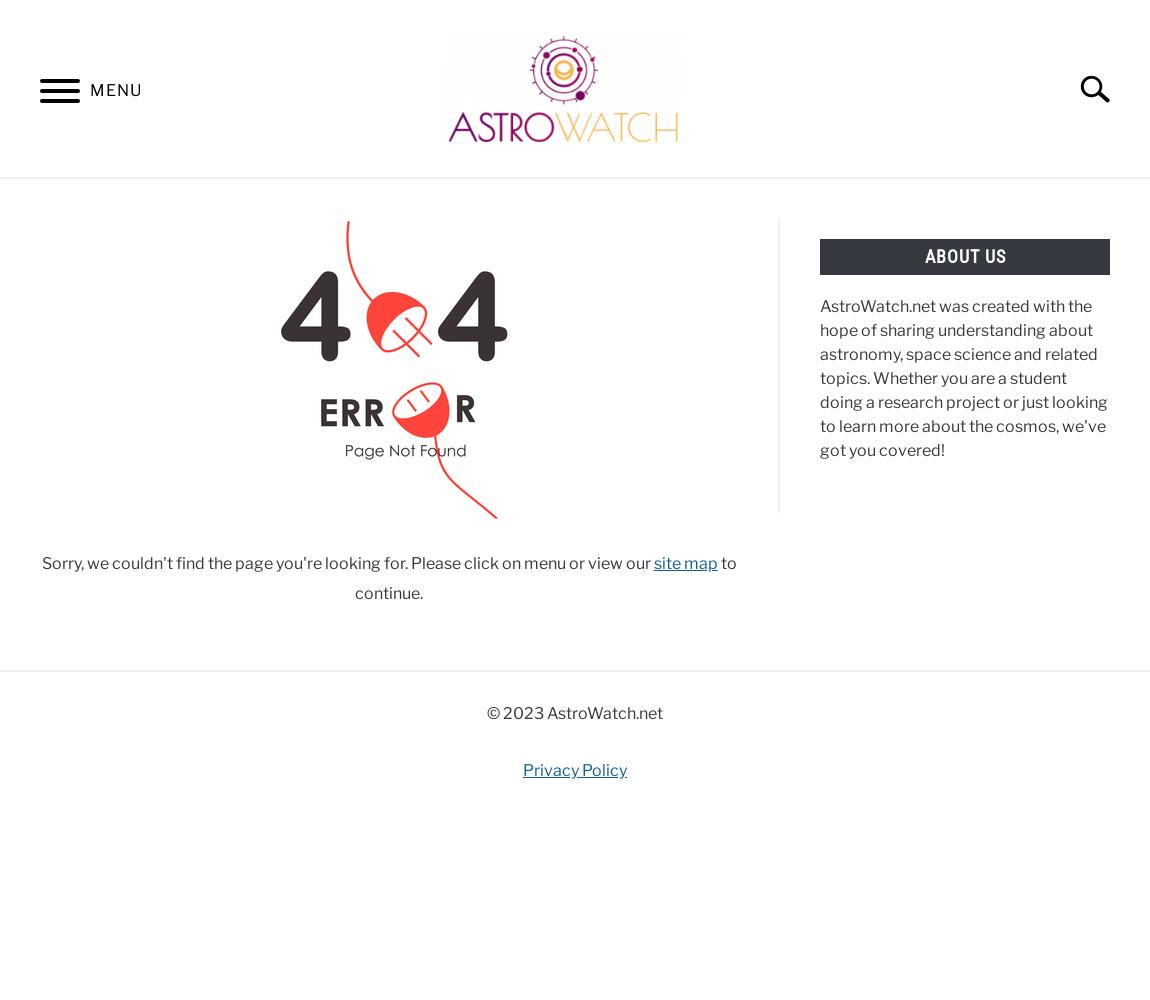  What do you see at coordinates (91, 440) in the screenshot?
I see `'The Solar System'` at bounding box center [91, 440].